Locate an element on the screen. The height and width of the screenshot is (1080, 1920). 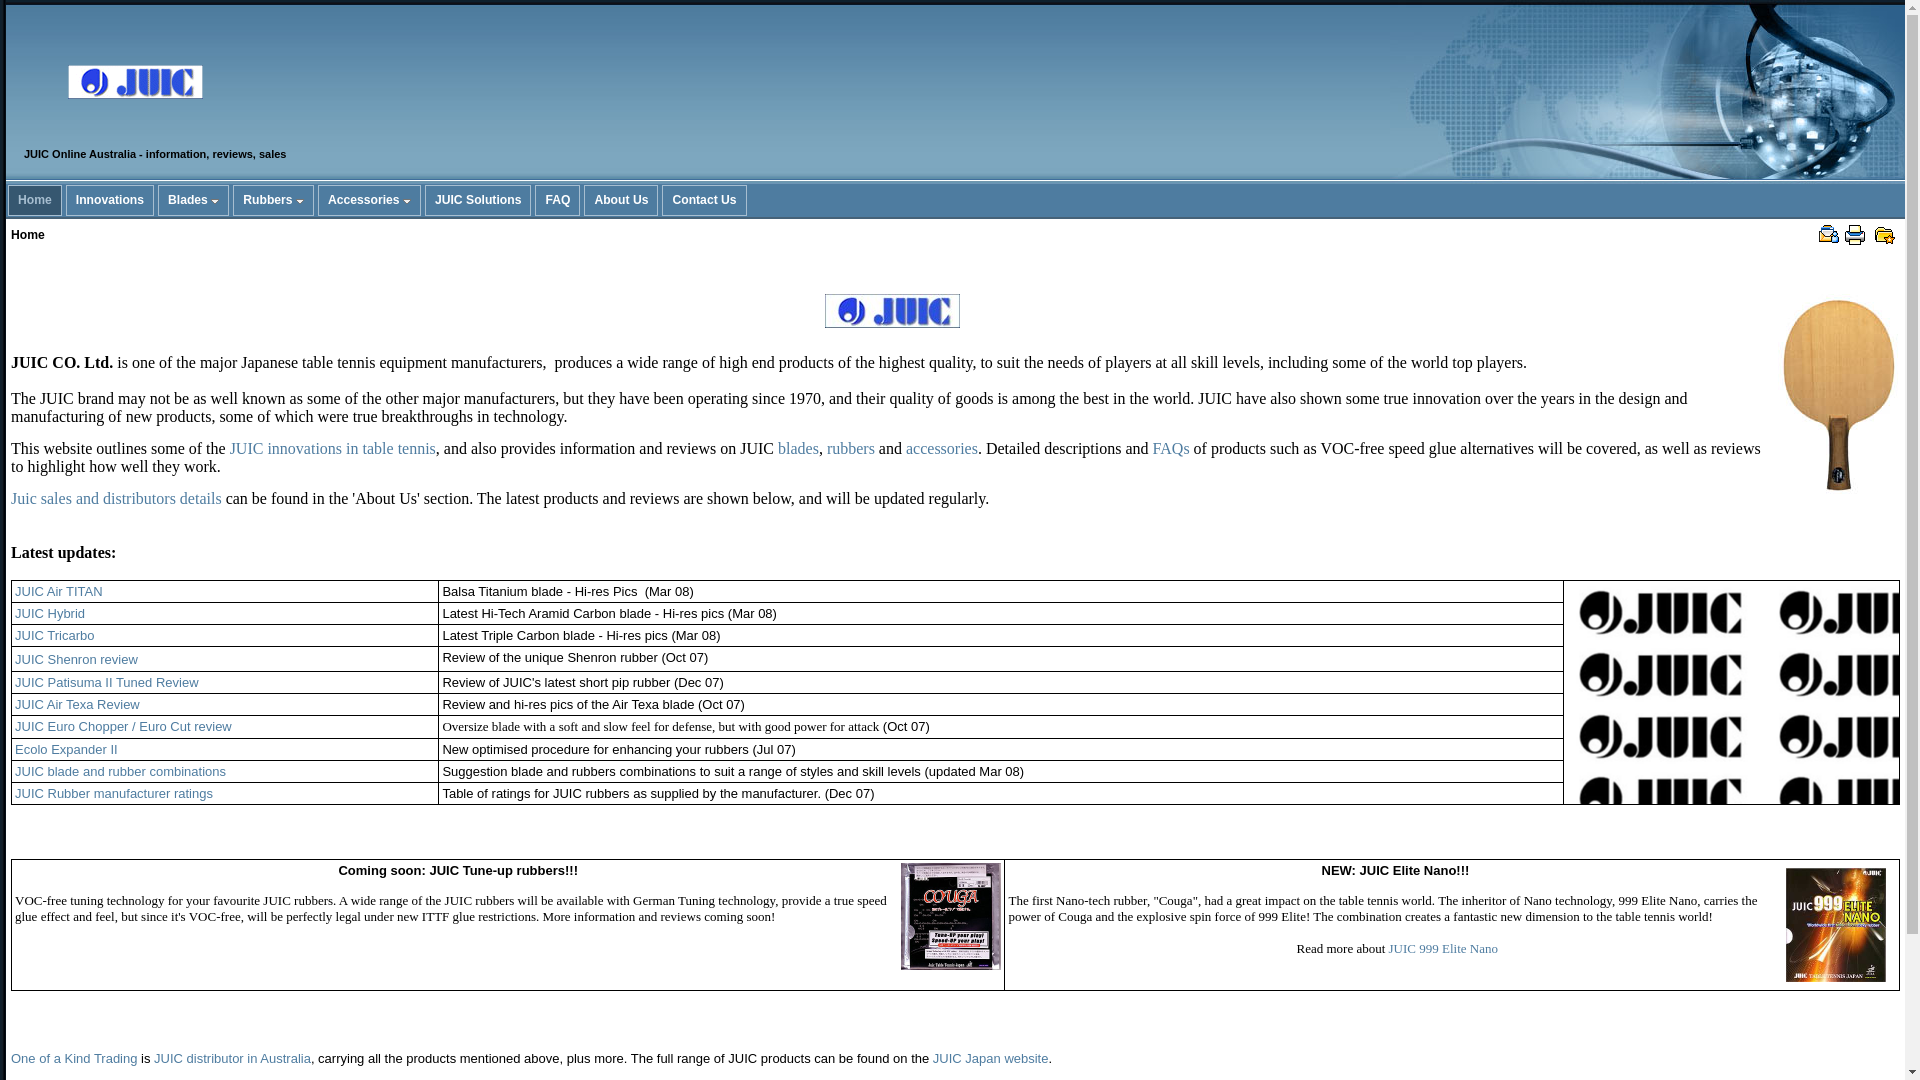
'JUIC 999 Elite Nano' is located at coordinates (1387, 947).